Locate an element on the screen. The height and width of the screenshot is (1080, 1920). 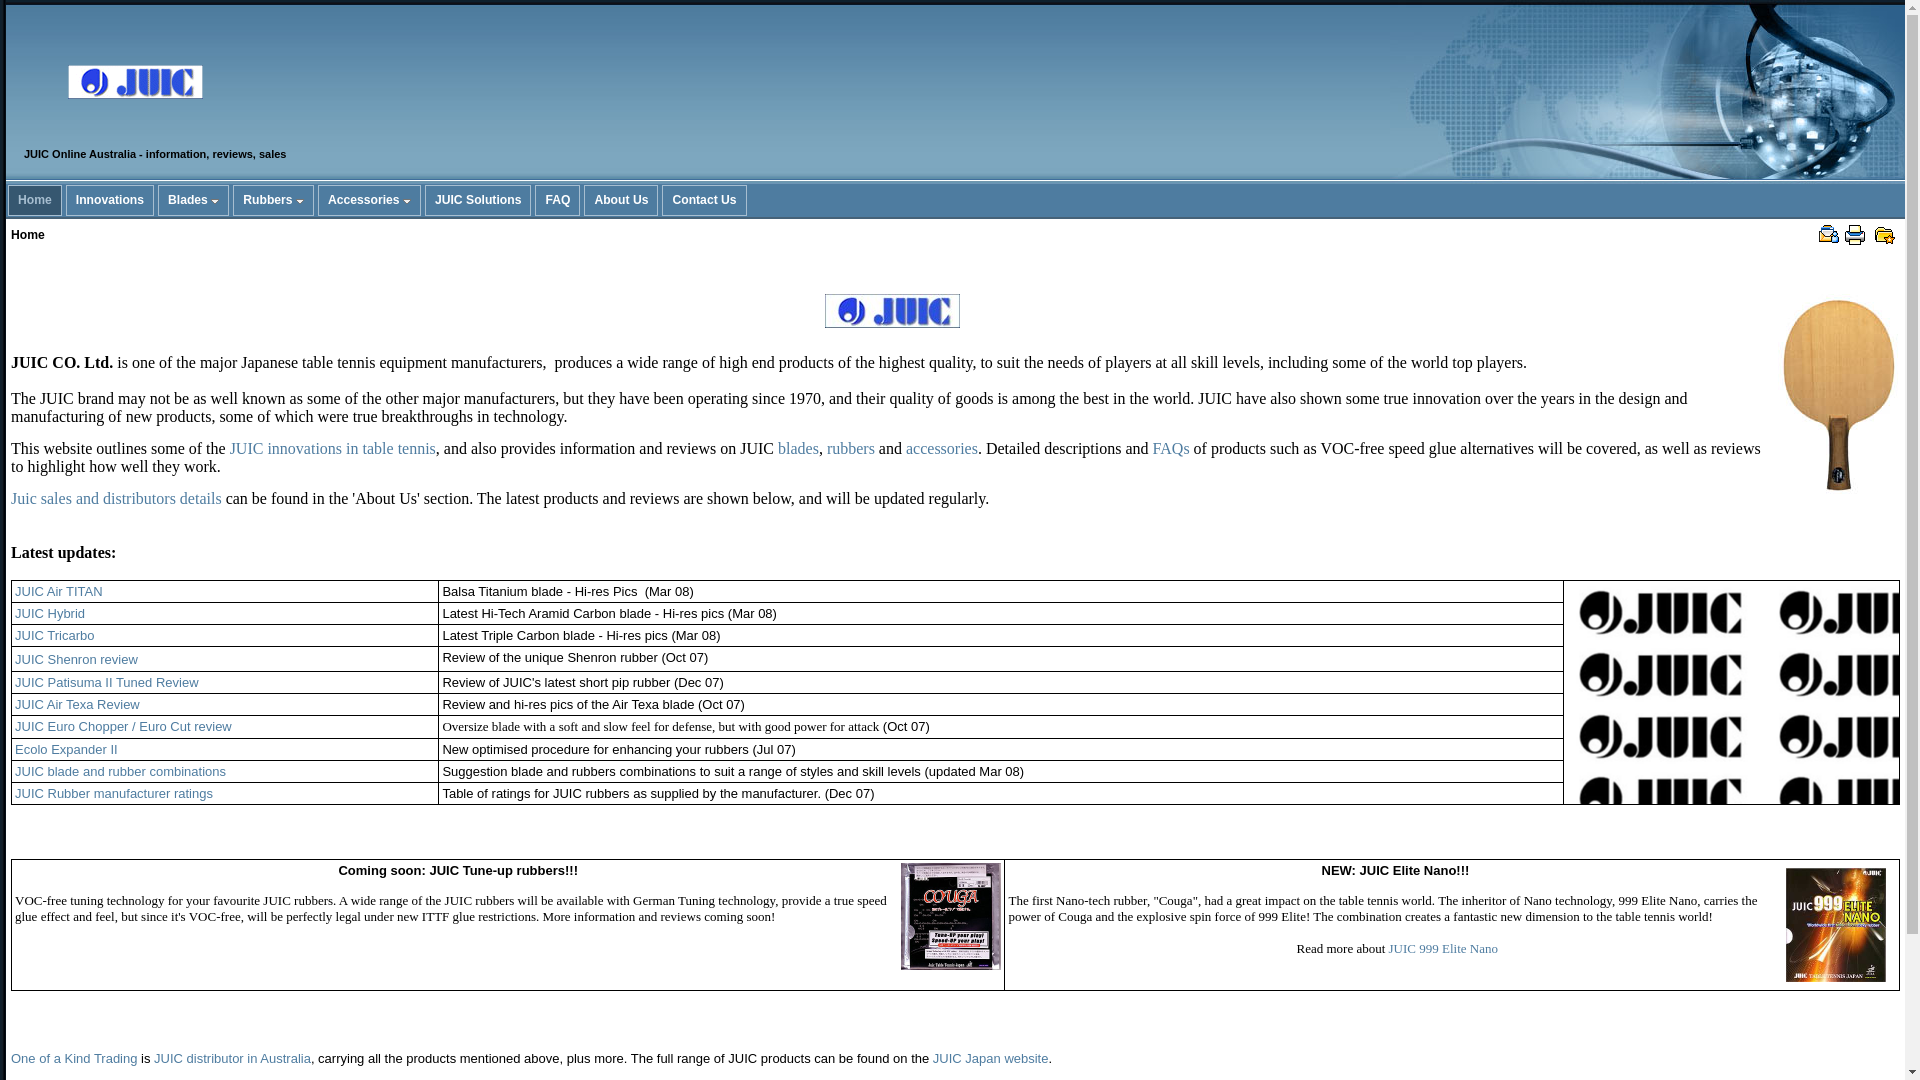
'JUIC 999 Elite Nano' is located at coordinates (1387, 947).